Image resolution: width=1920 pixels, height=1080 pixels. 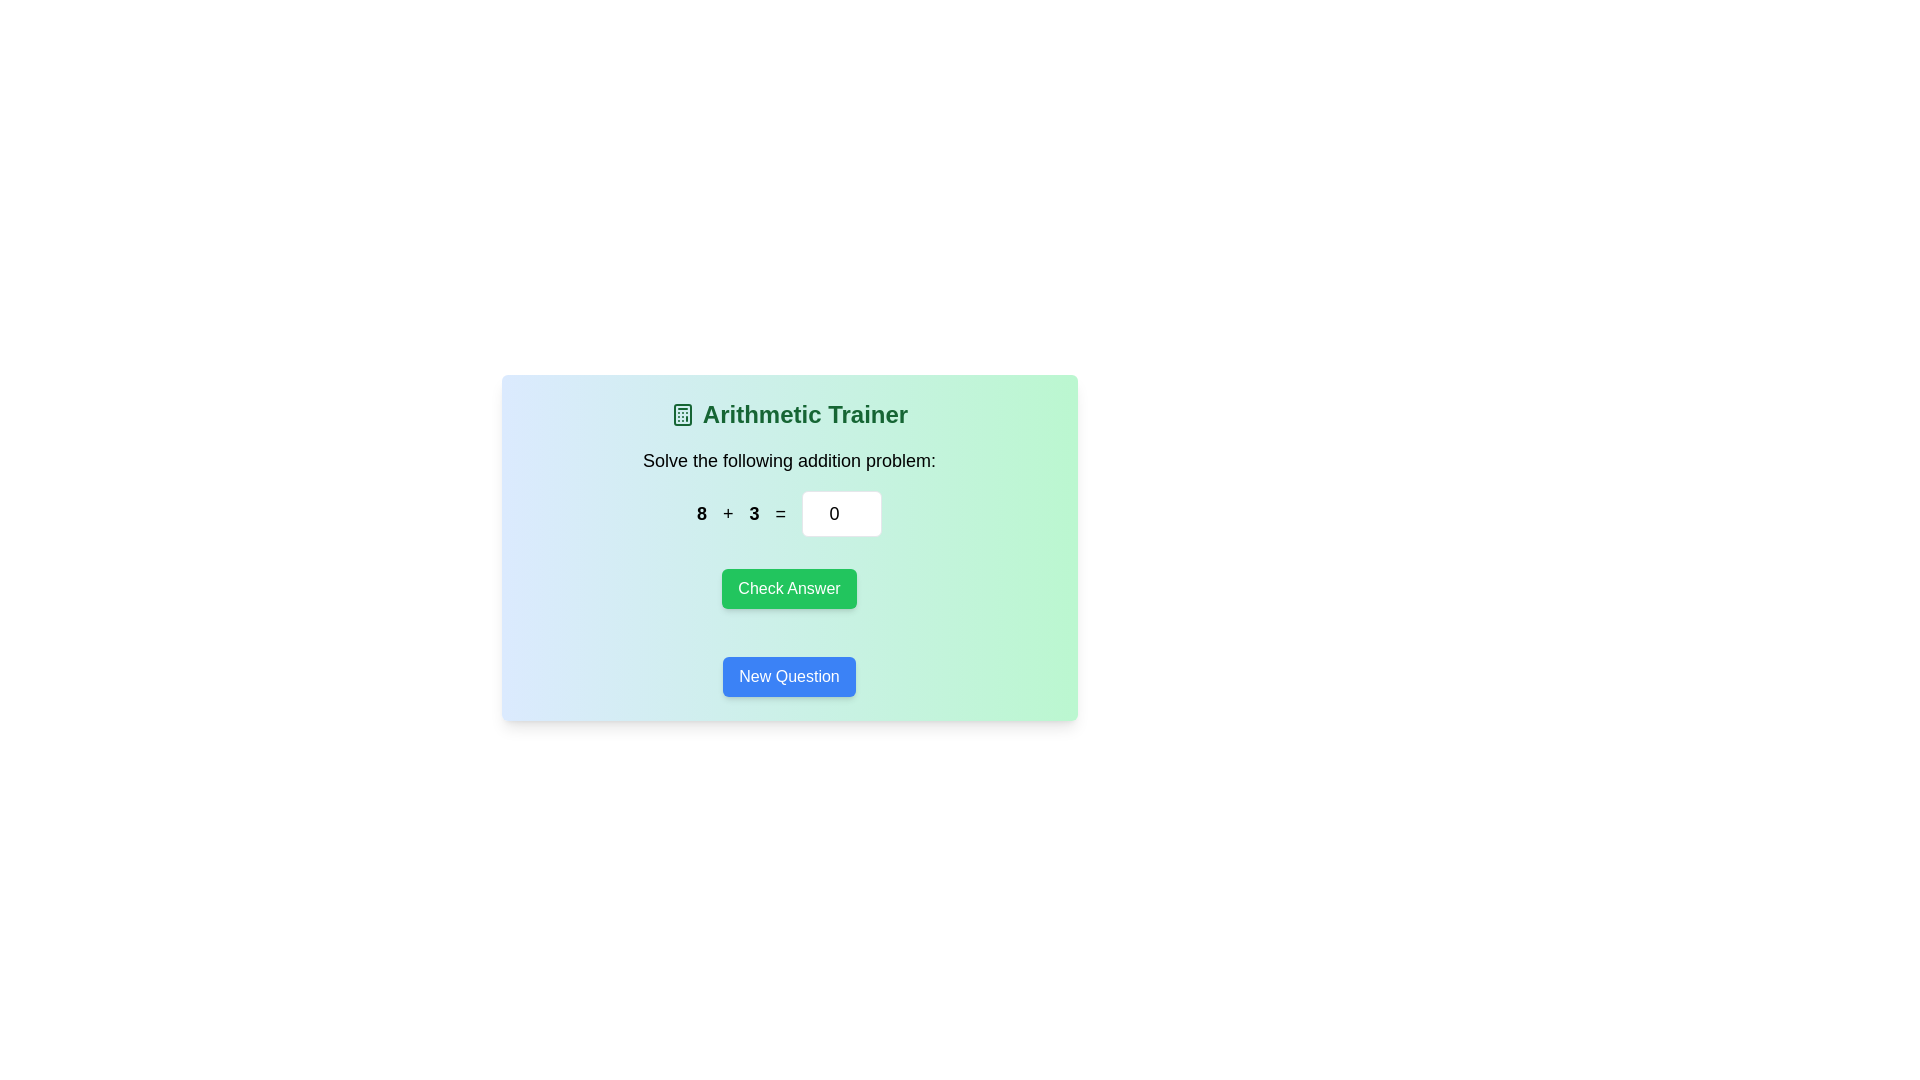 What do you see at coordinates (727, 512) in the screenshot?
I see `the static text label displaying the plus symbol ('+') in the mathematical expression '8 + 3 = 0', which is positioned centrally between '8' and '3'` at bounding box center [727, 512].